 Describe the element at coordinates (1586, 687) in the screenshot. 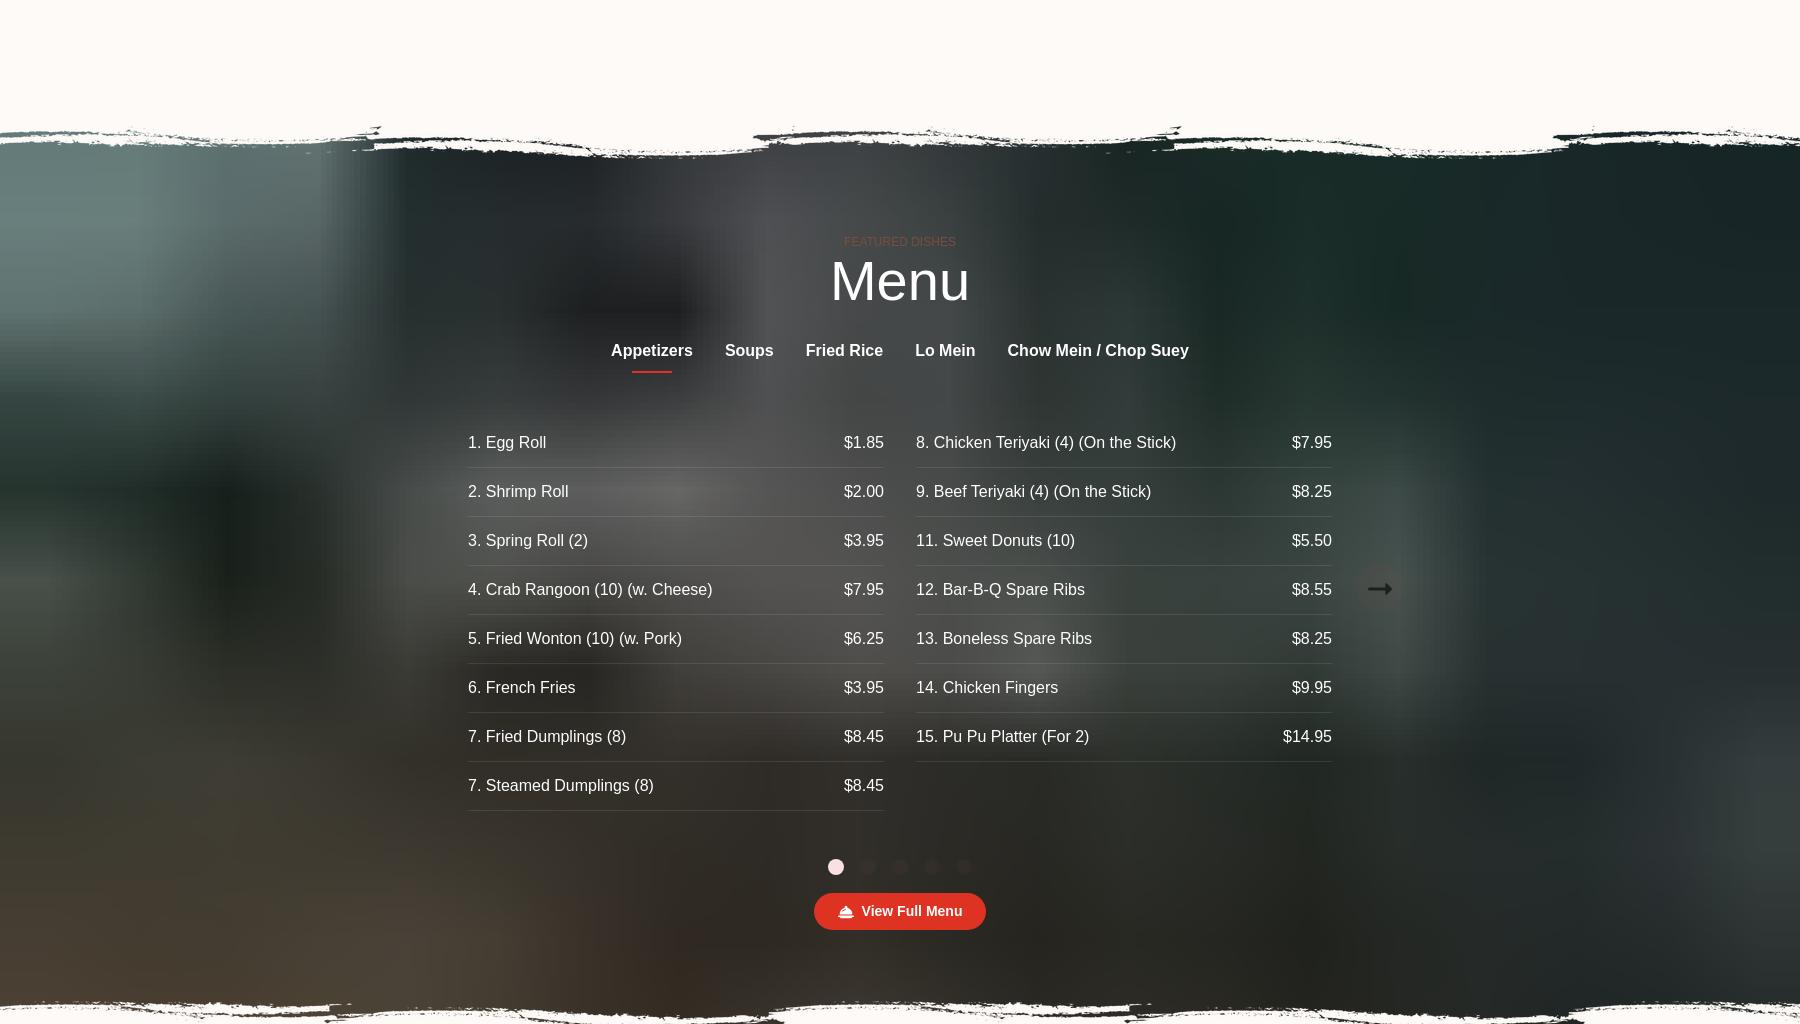

I see `'49. General Tso's Bean Curd'` at that location.